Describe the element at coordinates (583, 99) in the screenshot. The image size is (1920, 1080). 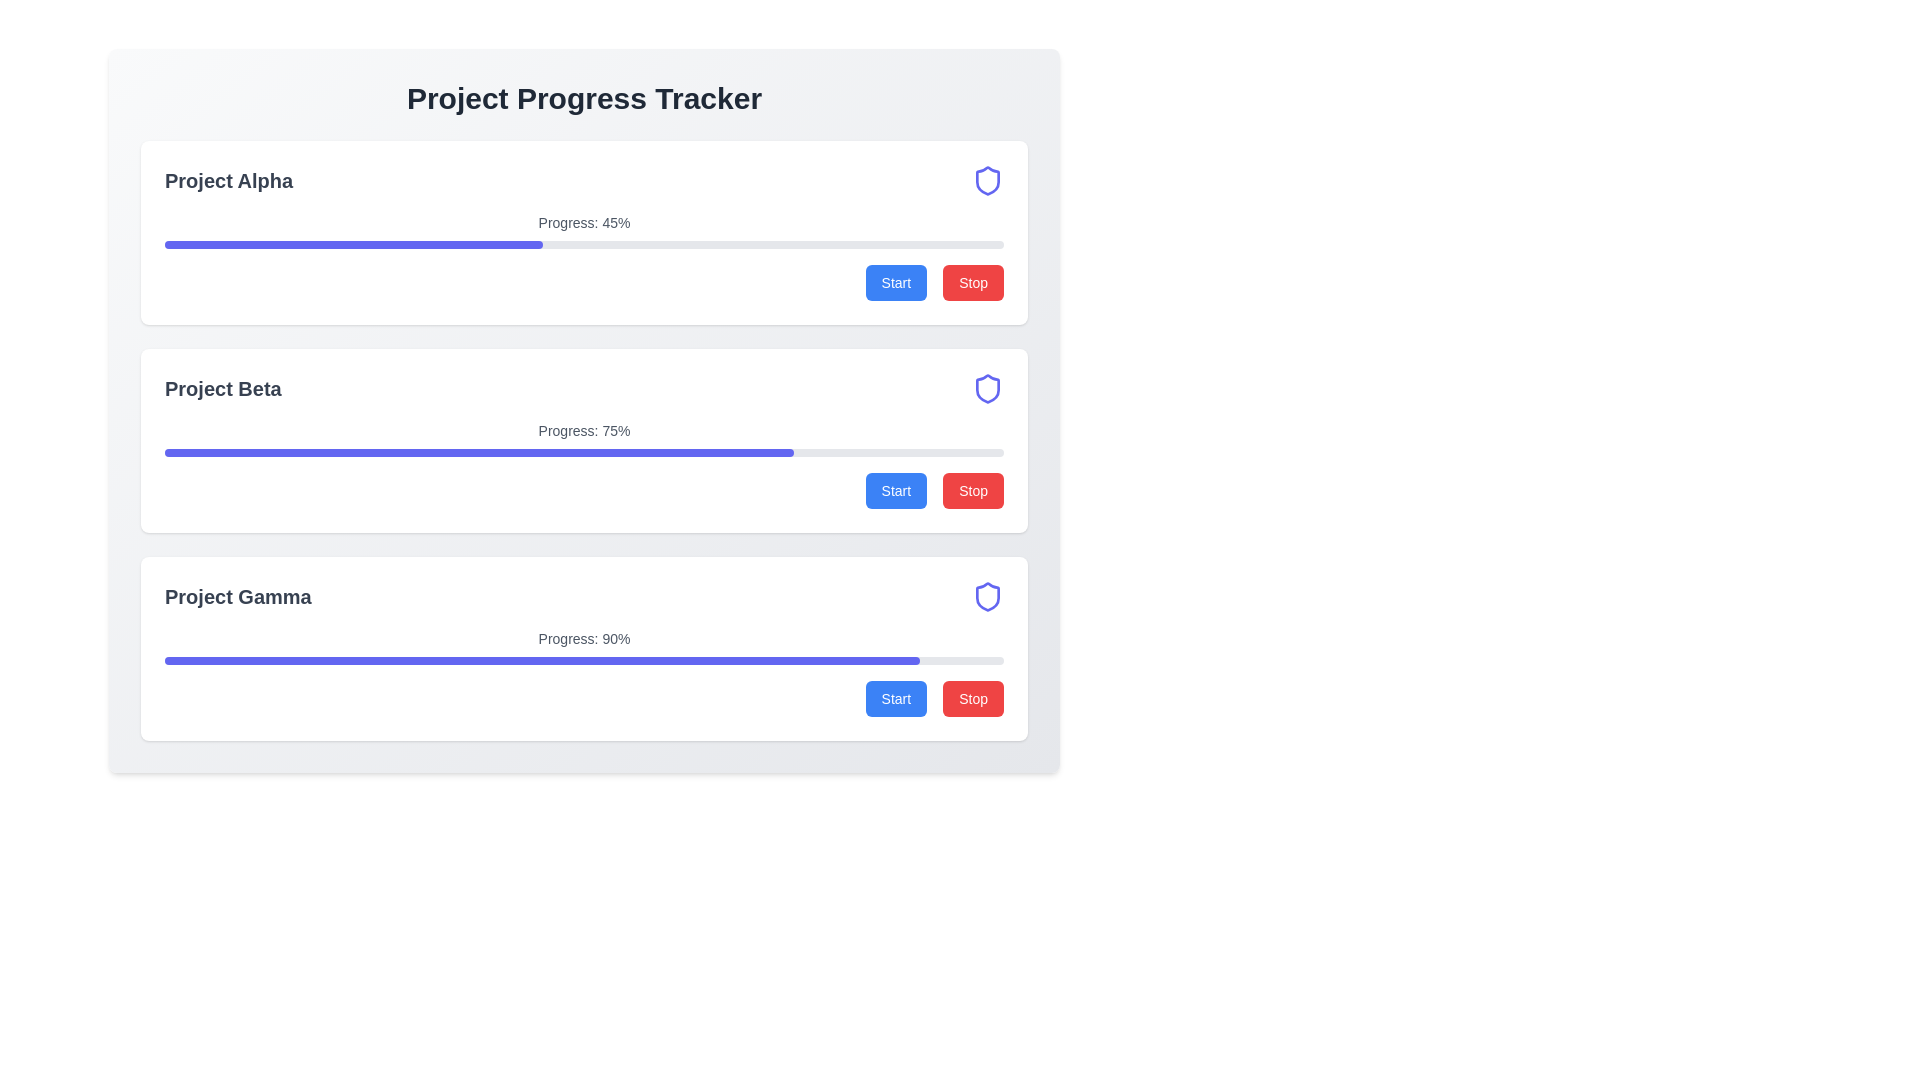
I see `the bold Static Text Header displaying 'Project Progress Tracker' located at the top-center of the interface` at that location.